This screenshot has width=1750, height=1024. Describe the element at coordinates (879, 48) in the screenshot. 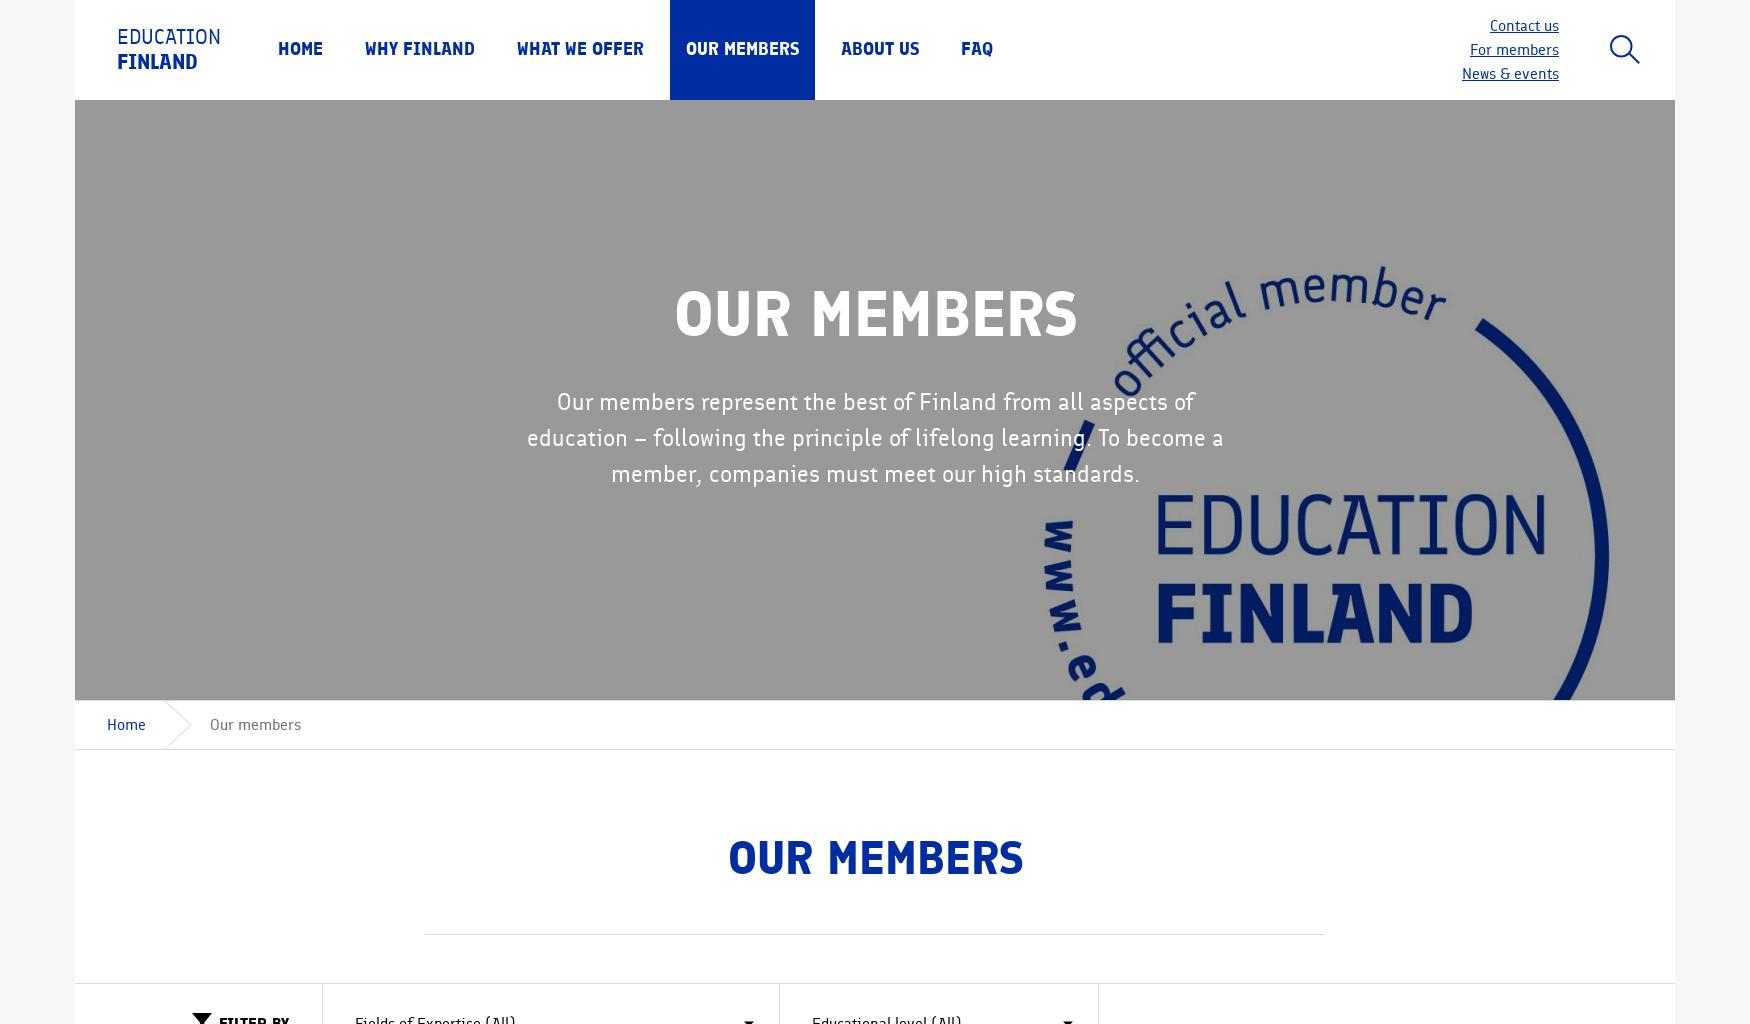

I see `'About us'` at that location.